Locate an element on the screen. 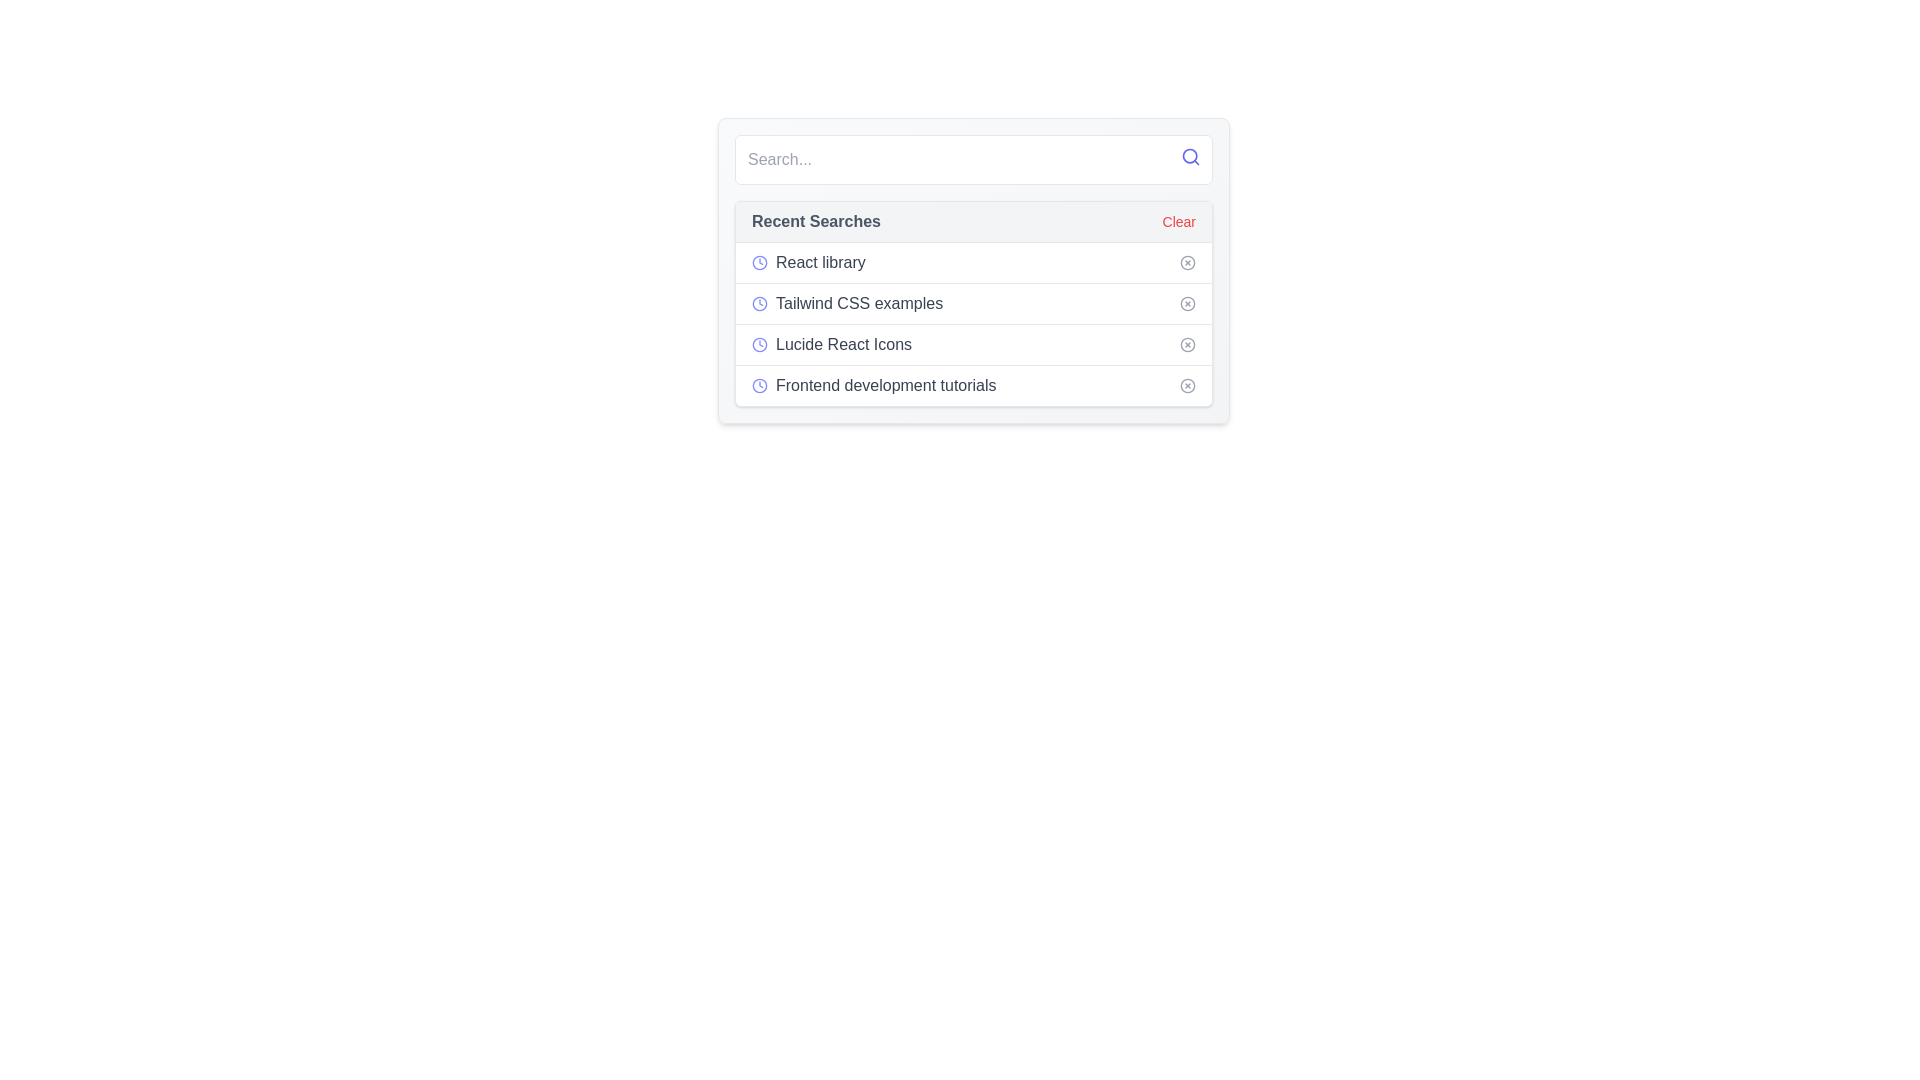 The height and width of the screenshot is (1080, 1920). the item label in the 'Recent Searches' list, which is the text next to the clock icon in the first row is located at coordinates (820, 261).